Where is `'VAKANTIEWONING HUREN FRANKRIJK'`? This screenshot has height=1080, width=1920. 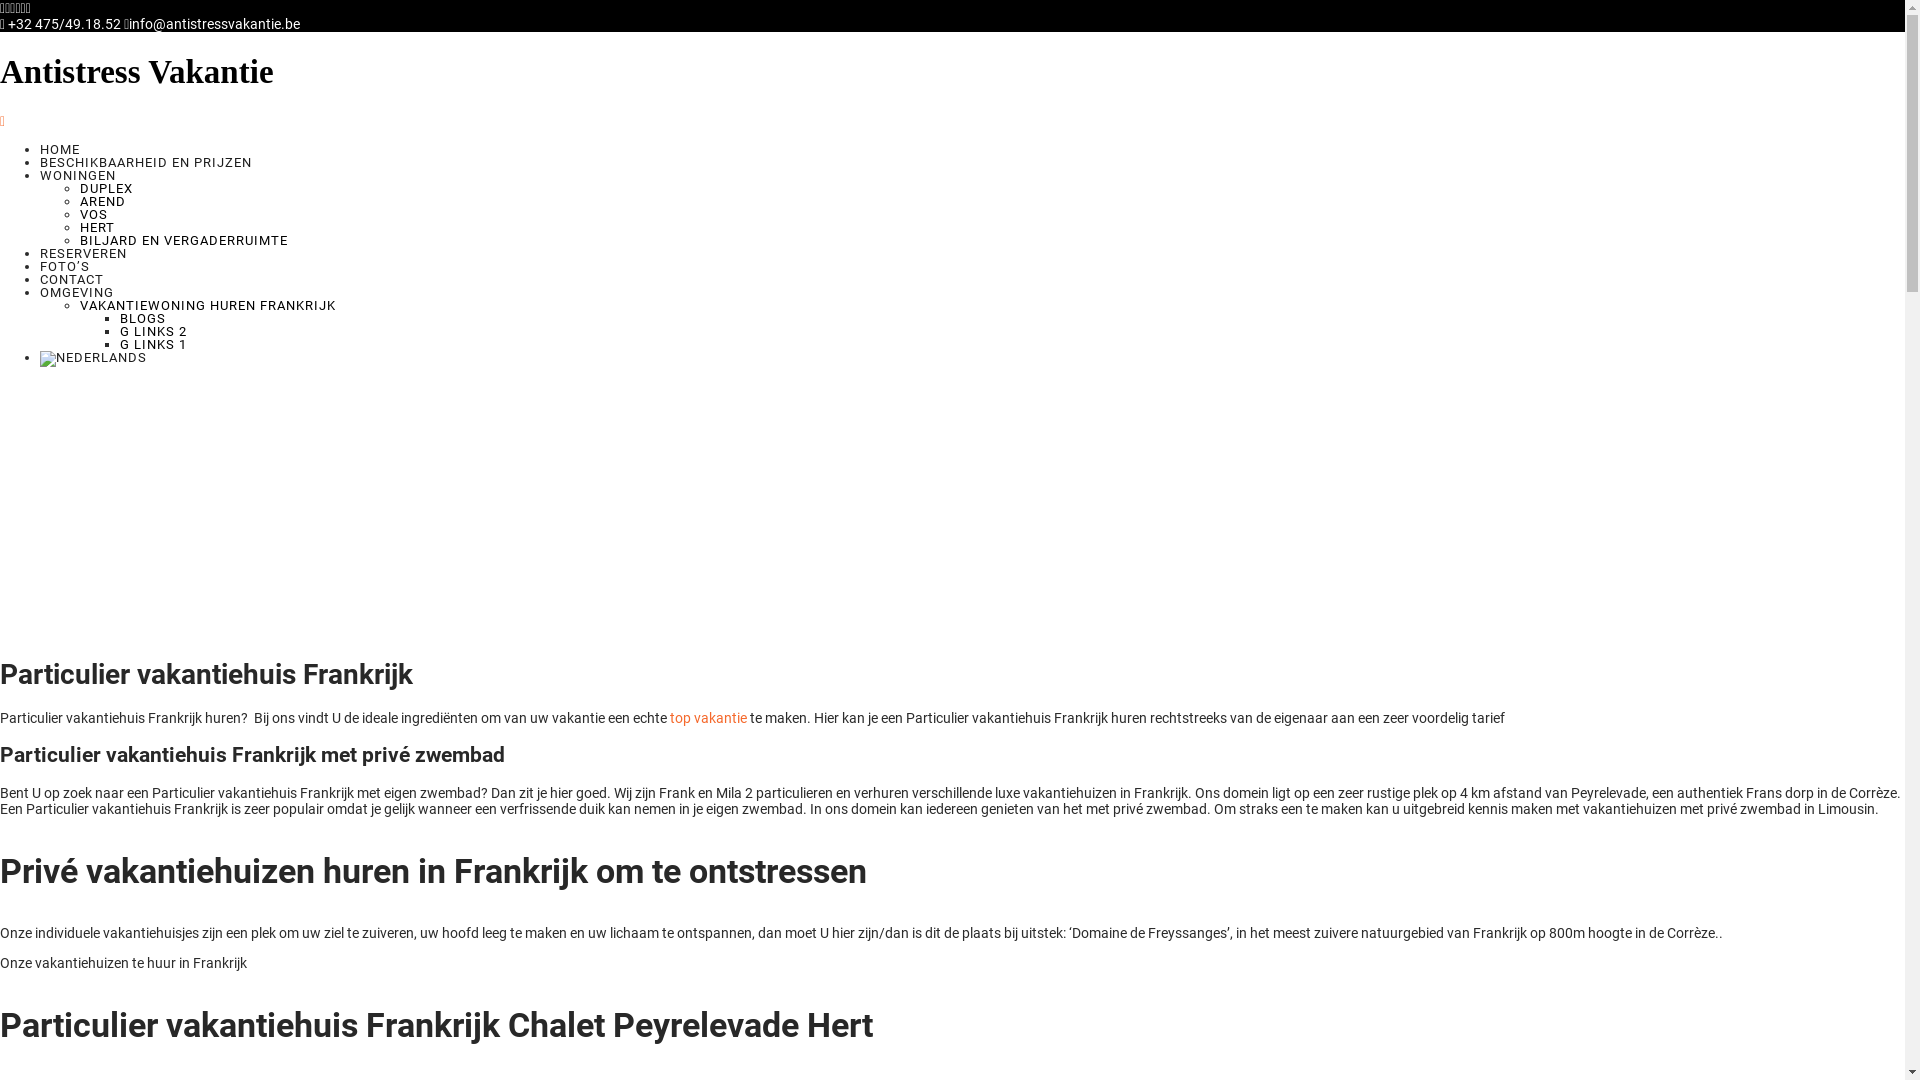 'VAKANTIEWONING HUREN FRANKRIJK' is located at coordinates (80, 305).